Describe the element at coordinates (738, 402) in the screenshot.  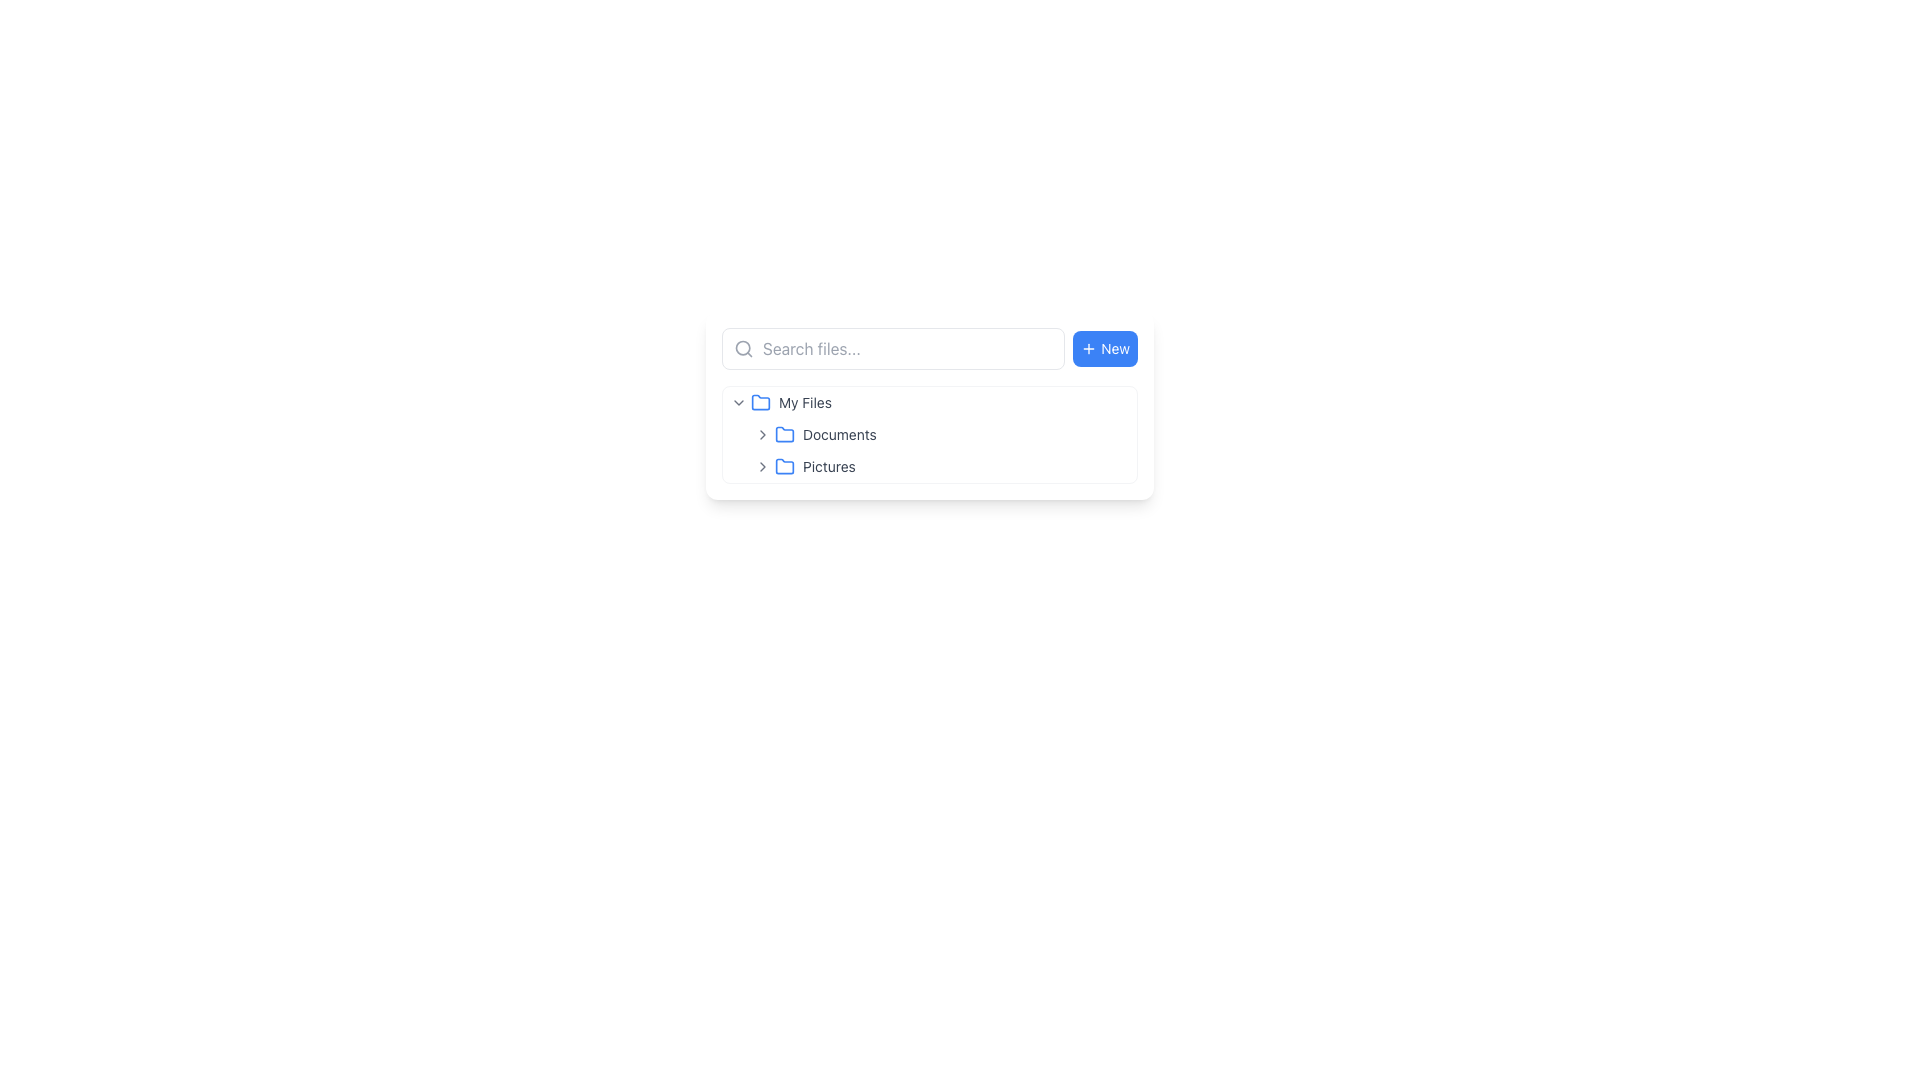
I see `the chevron icon` at that location.